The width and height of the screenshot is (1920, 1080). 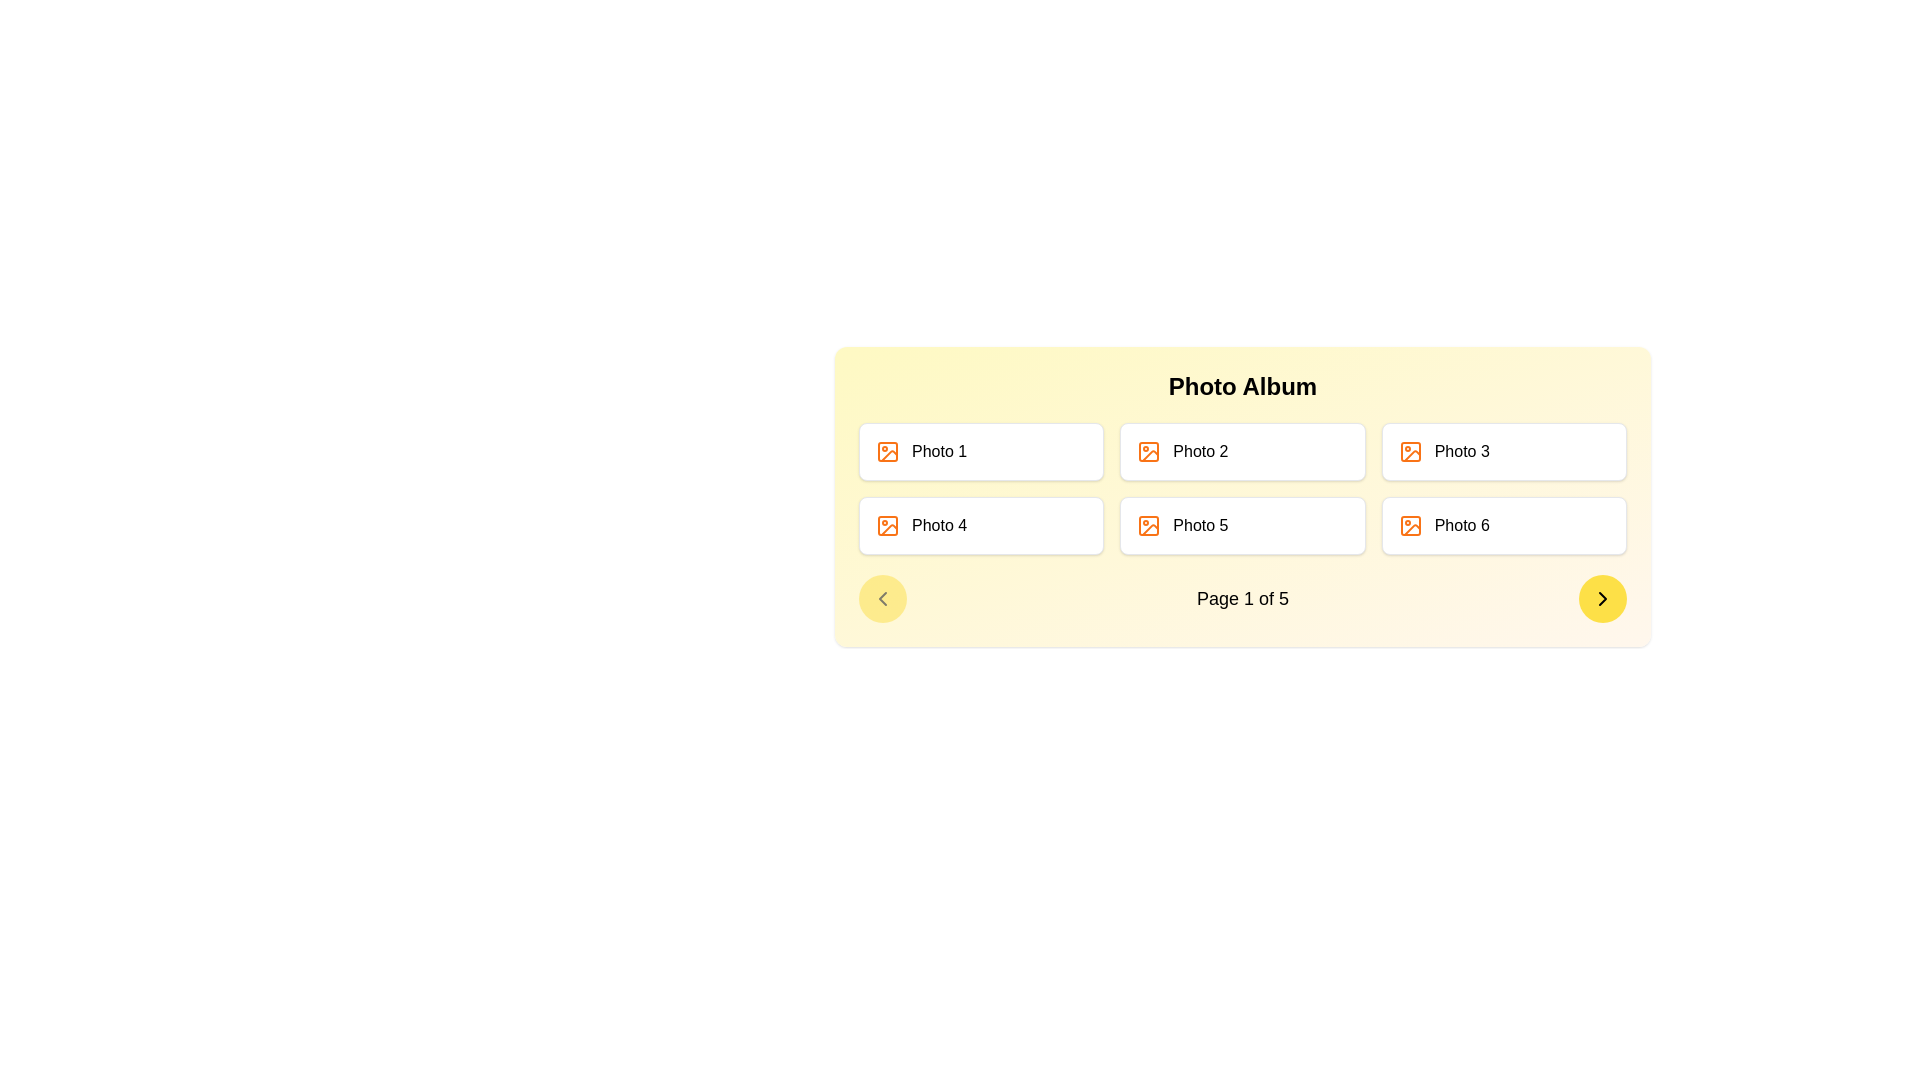 What do you see at coordinates (887, 524) in the screenshot?
I see `the vibrant orange icon representing an image within the 'Photo 4' button group` at bounding box center [887, 524].